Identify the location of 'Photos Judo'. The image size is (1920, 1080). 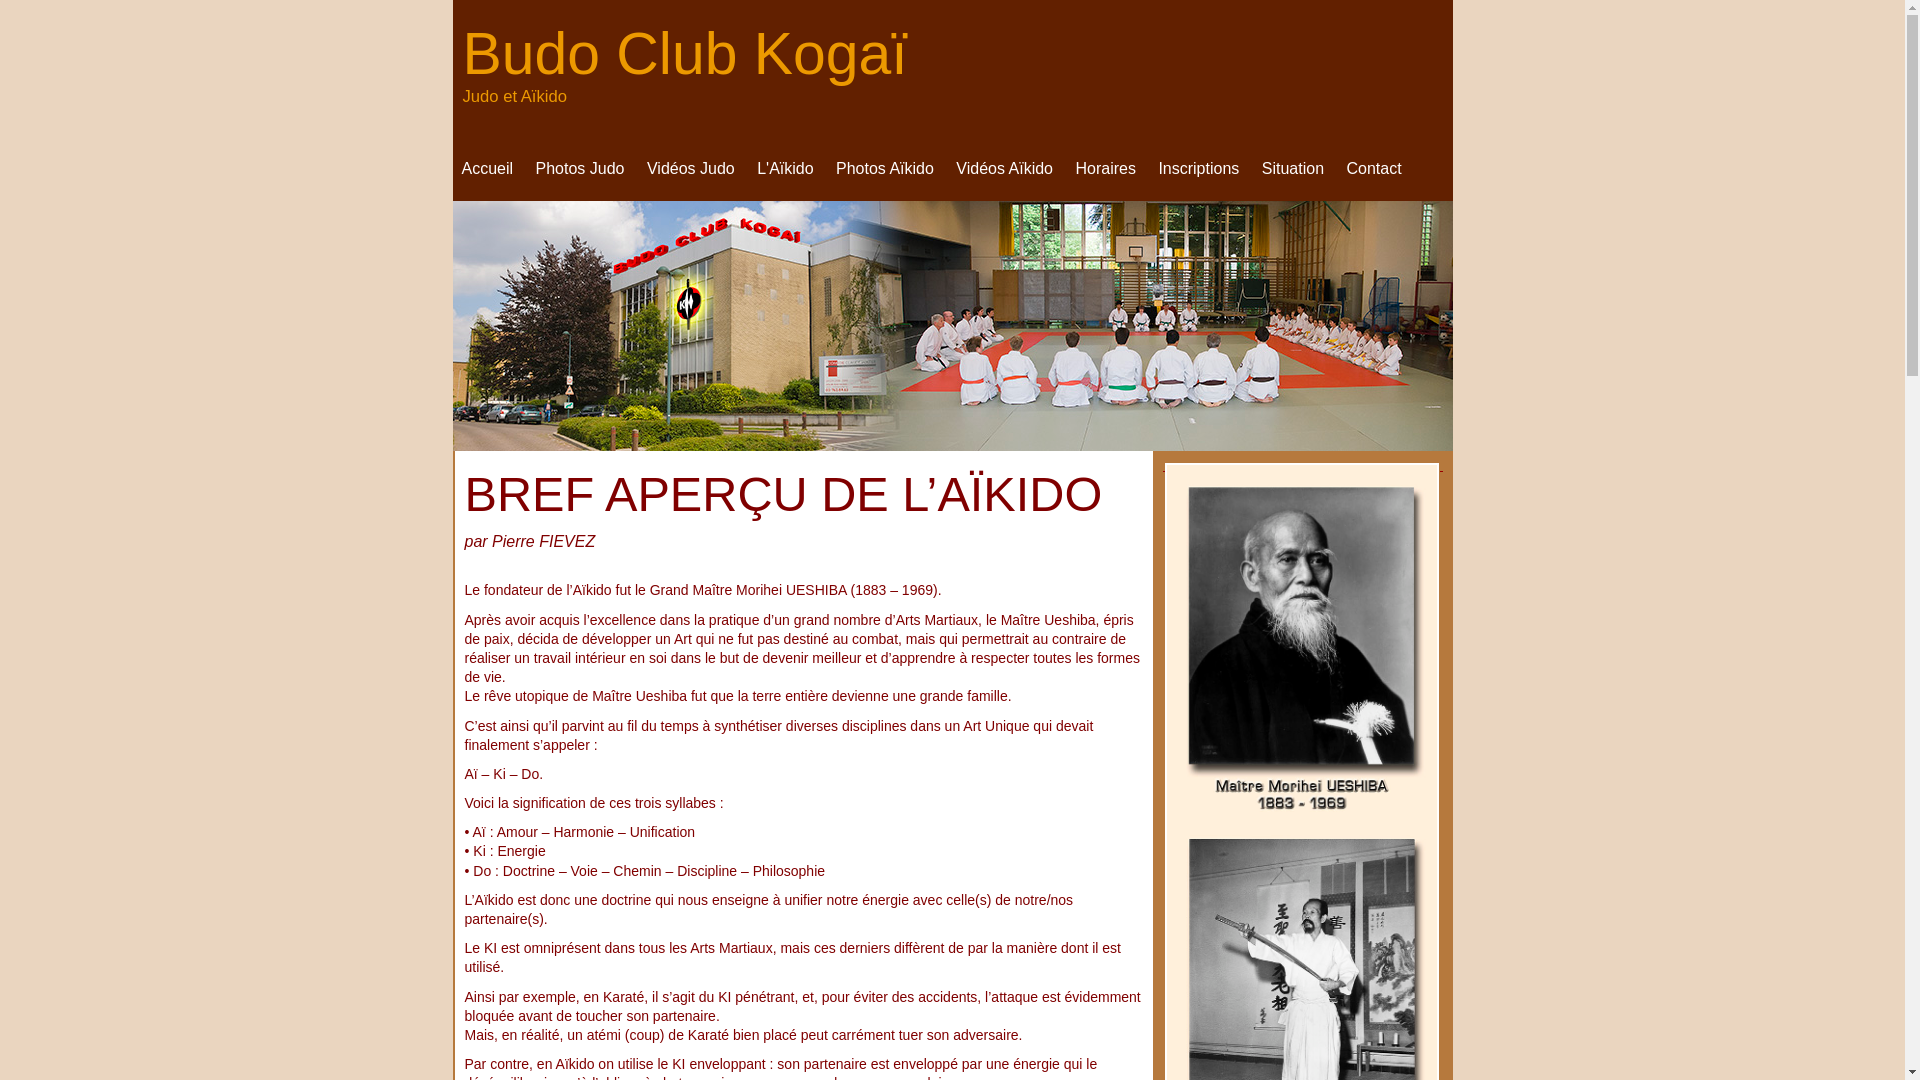
(527, 163).